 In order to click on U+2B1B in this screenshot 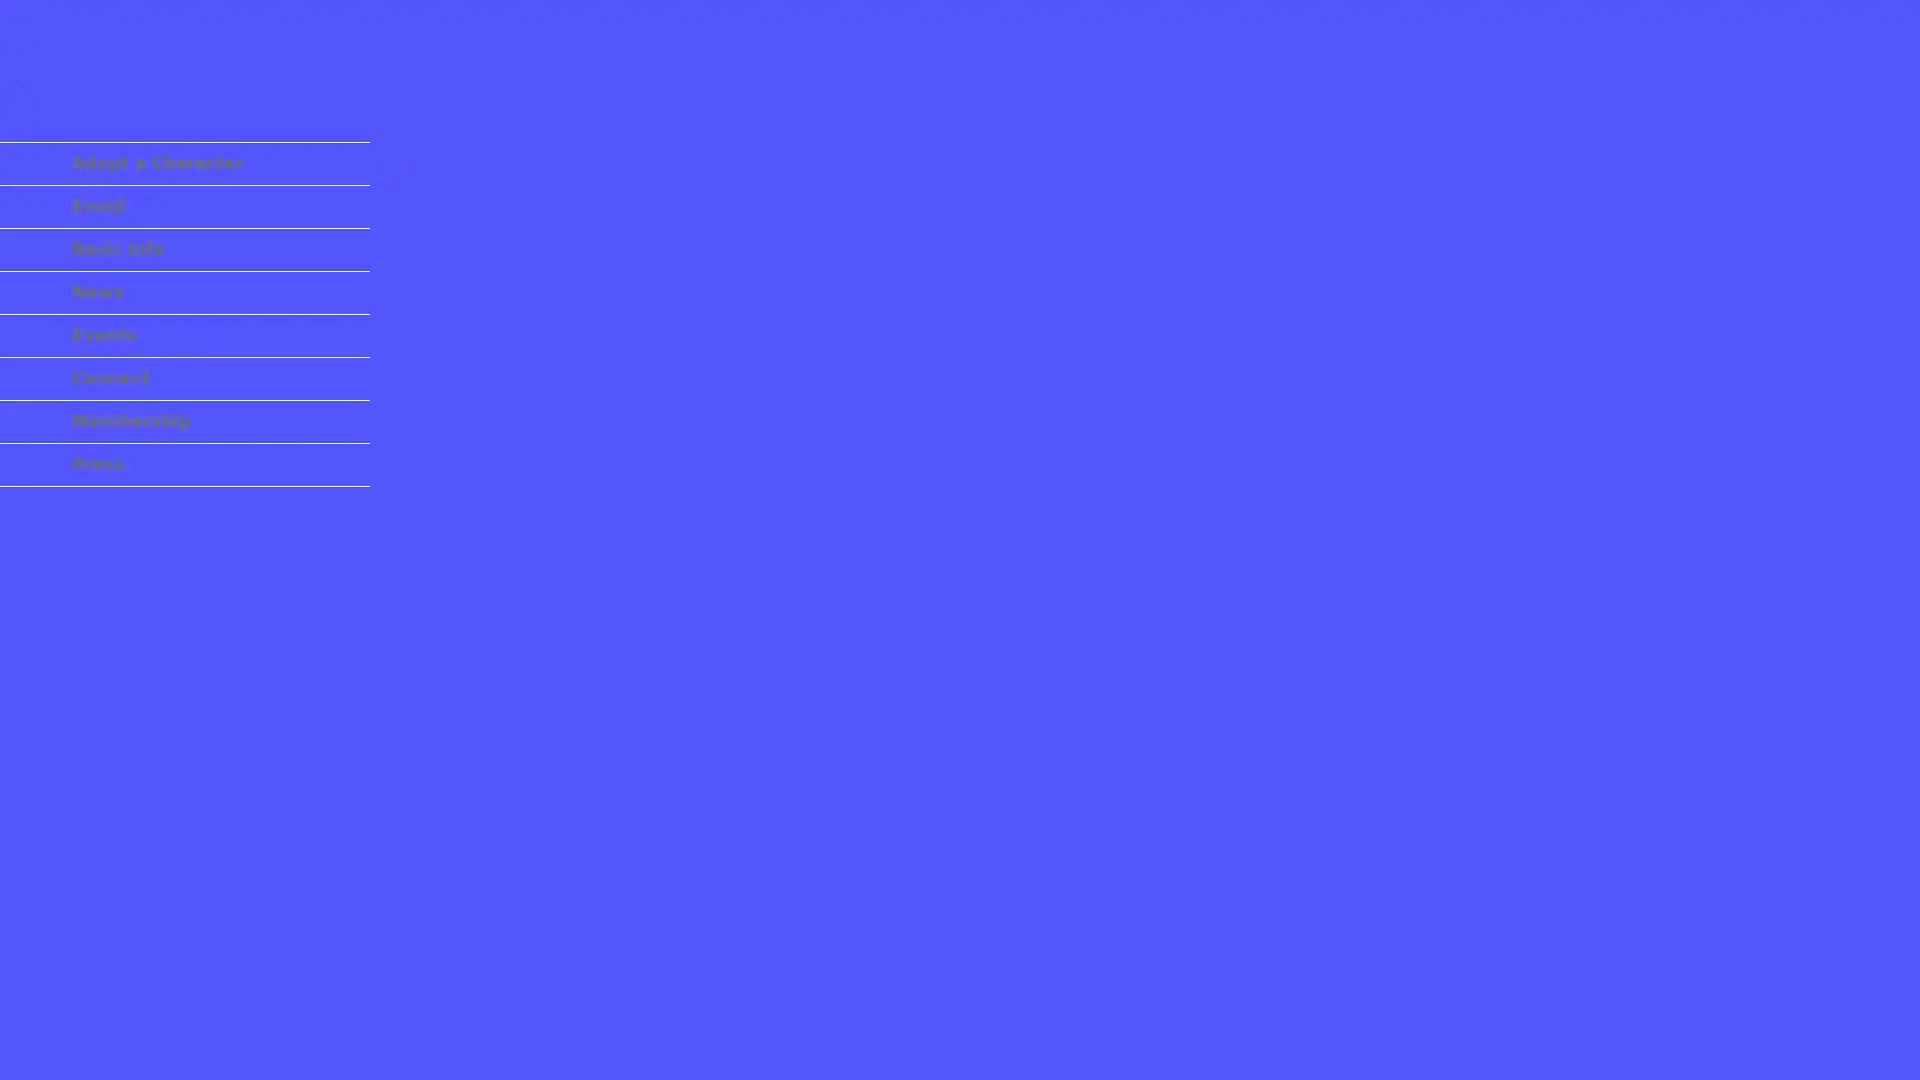, I will do `click(1535, 700)`.